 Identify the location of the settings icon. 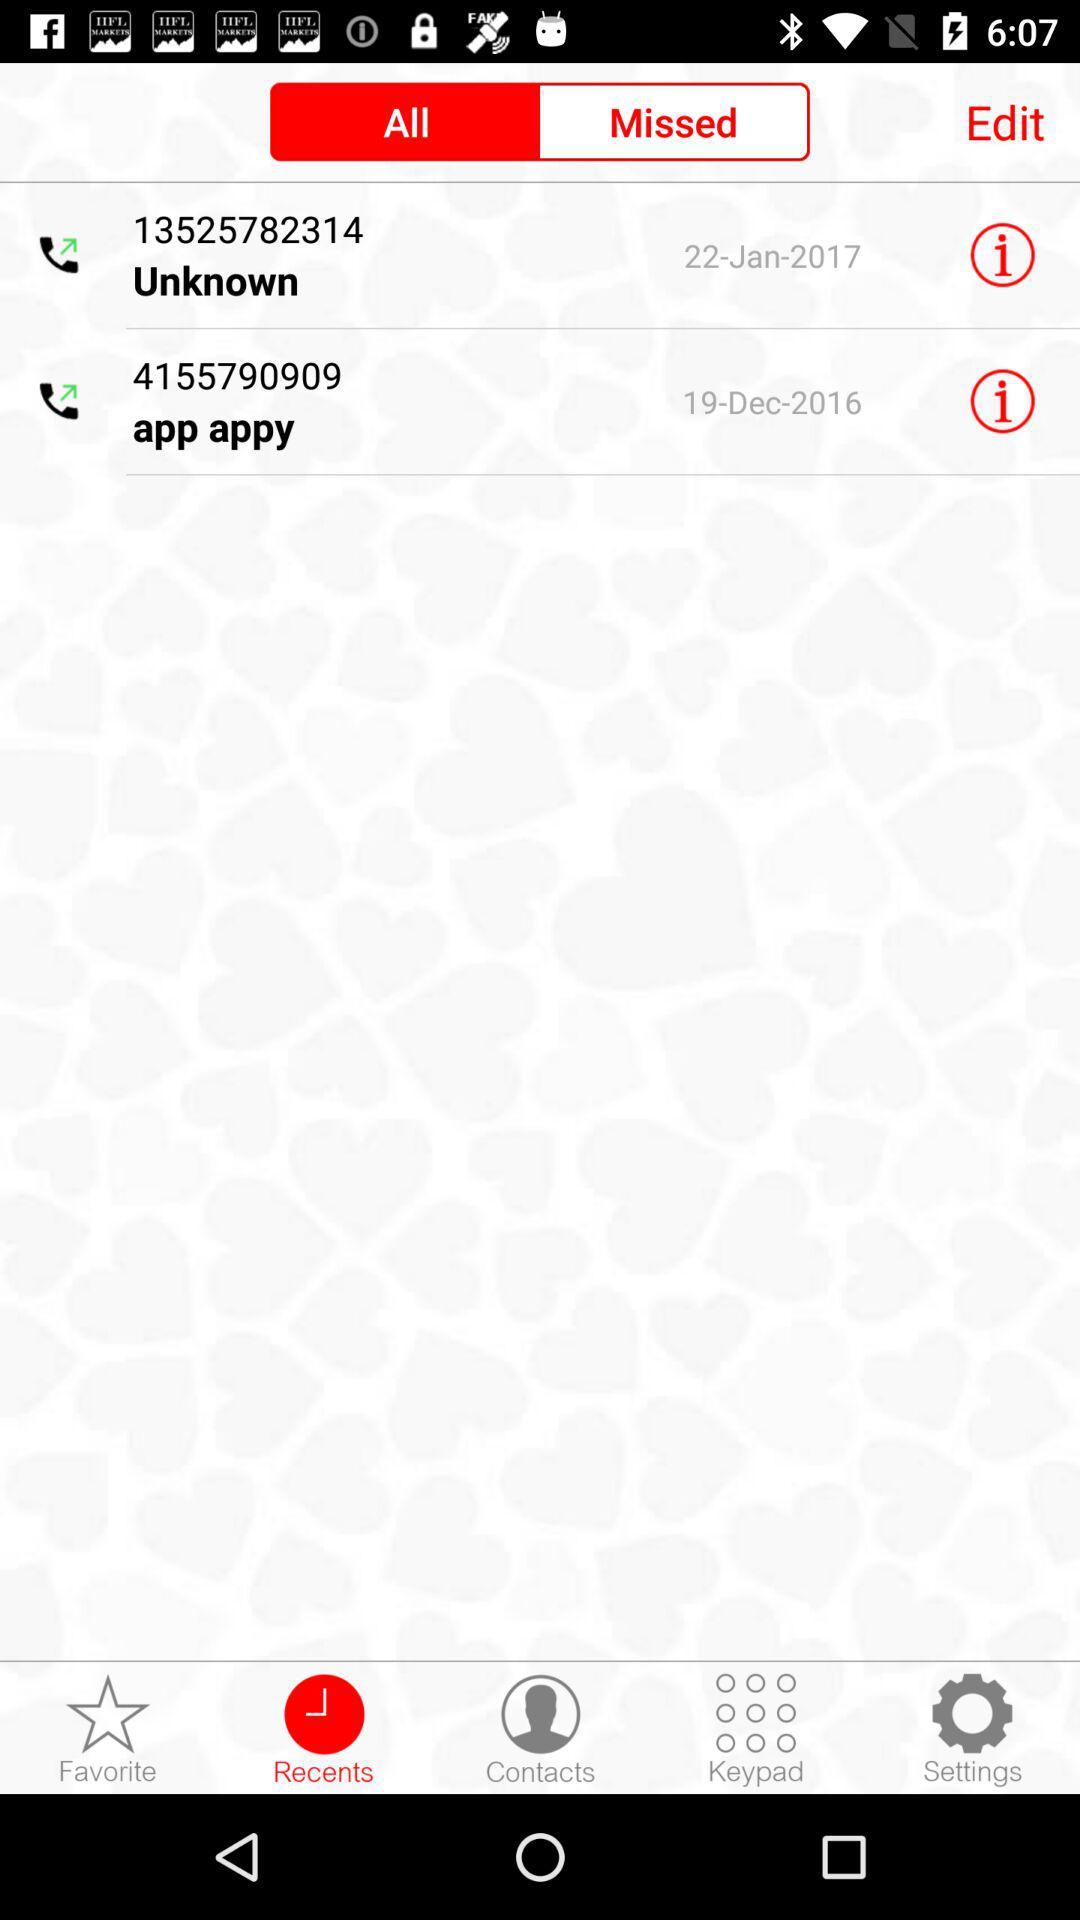
(971, 1728).